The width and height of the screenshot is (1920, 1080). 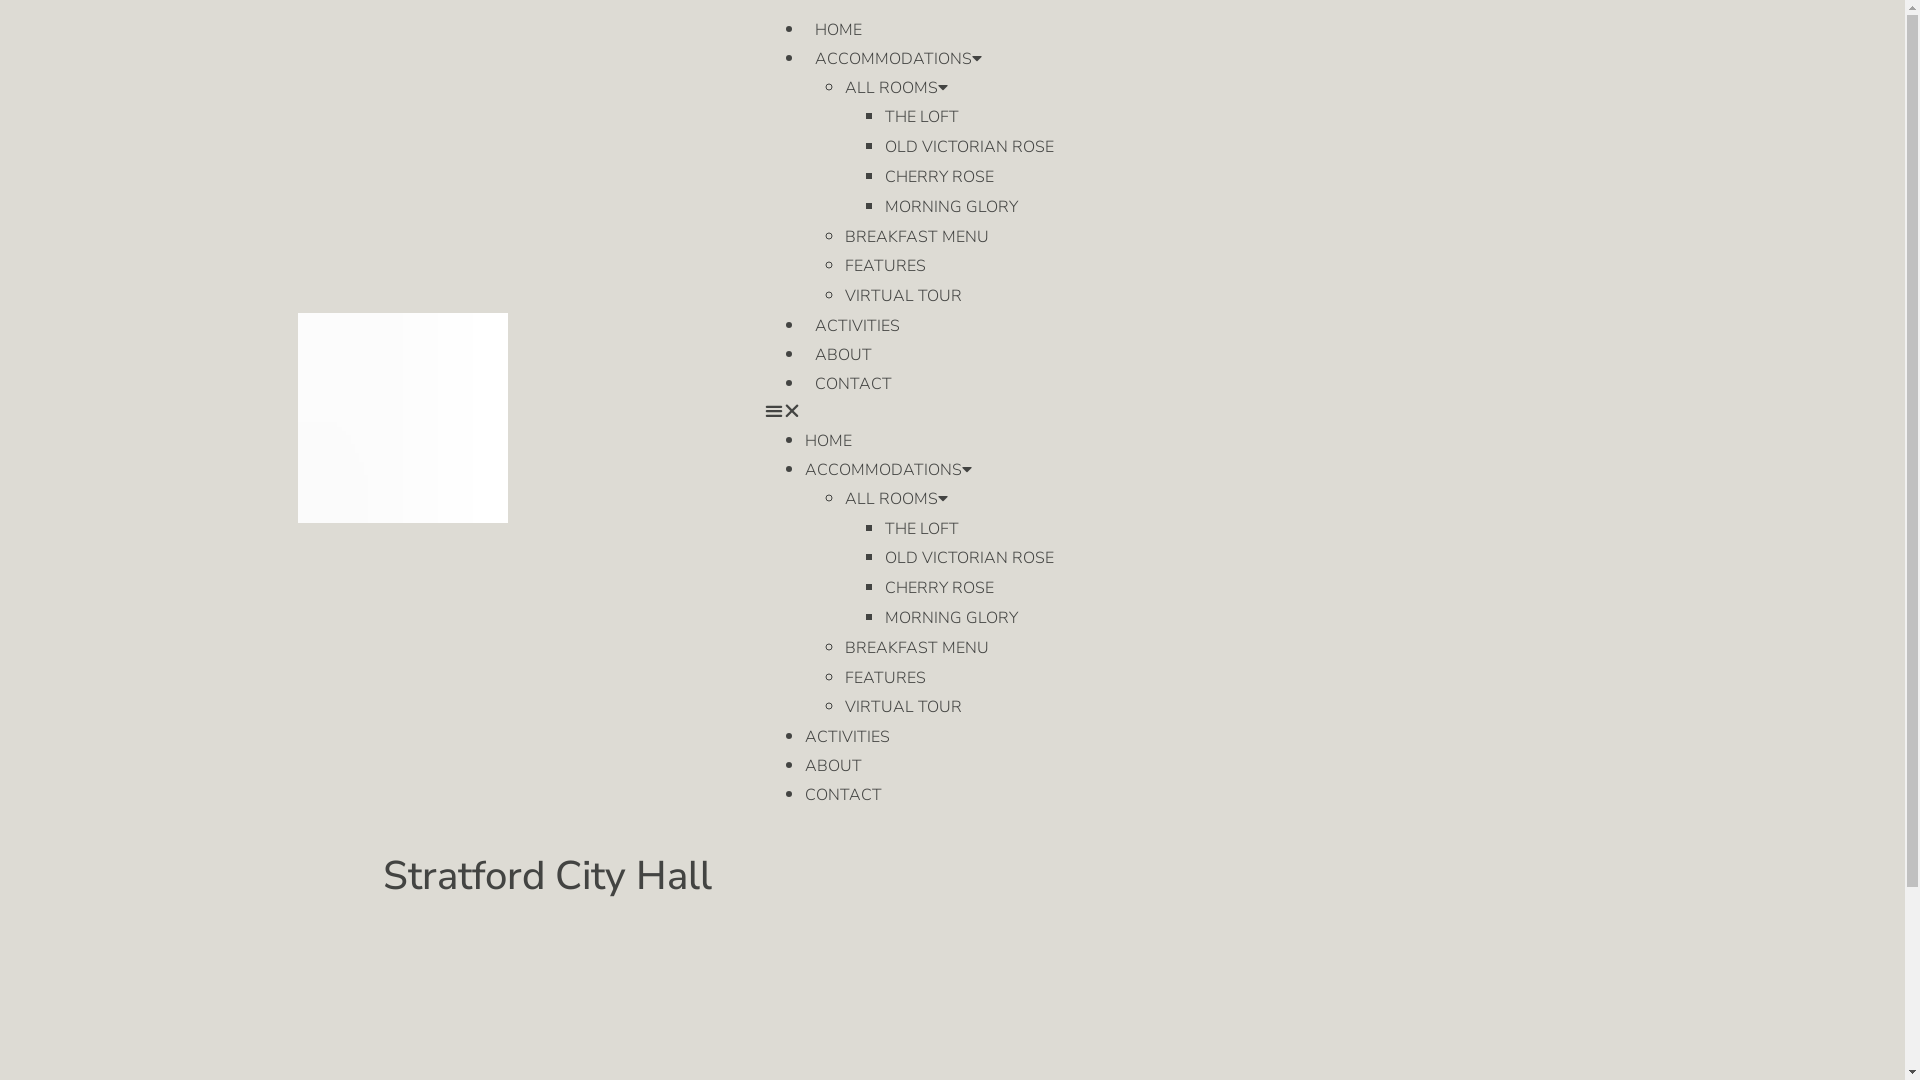 What do you see at coordinates (915, 235) in the screenshot?
I see `'BREAKFAST MENU'` at bounding box center [915, 235].